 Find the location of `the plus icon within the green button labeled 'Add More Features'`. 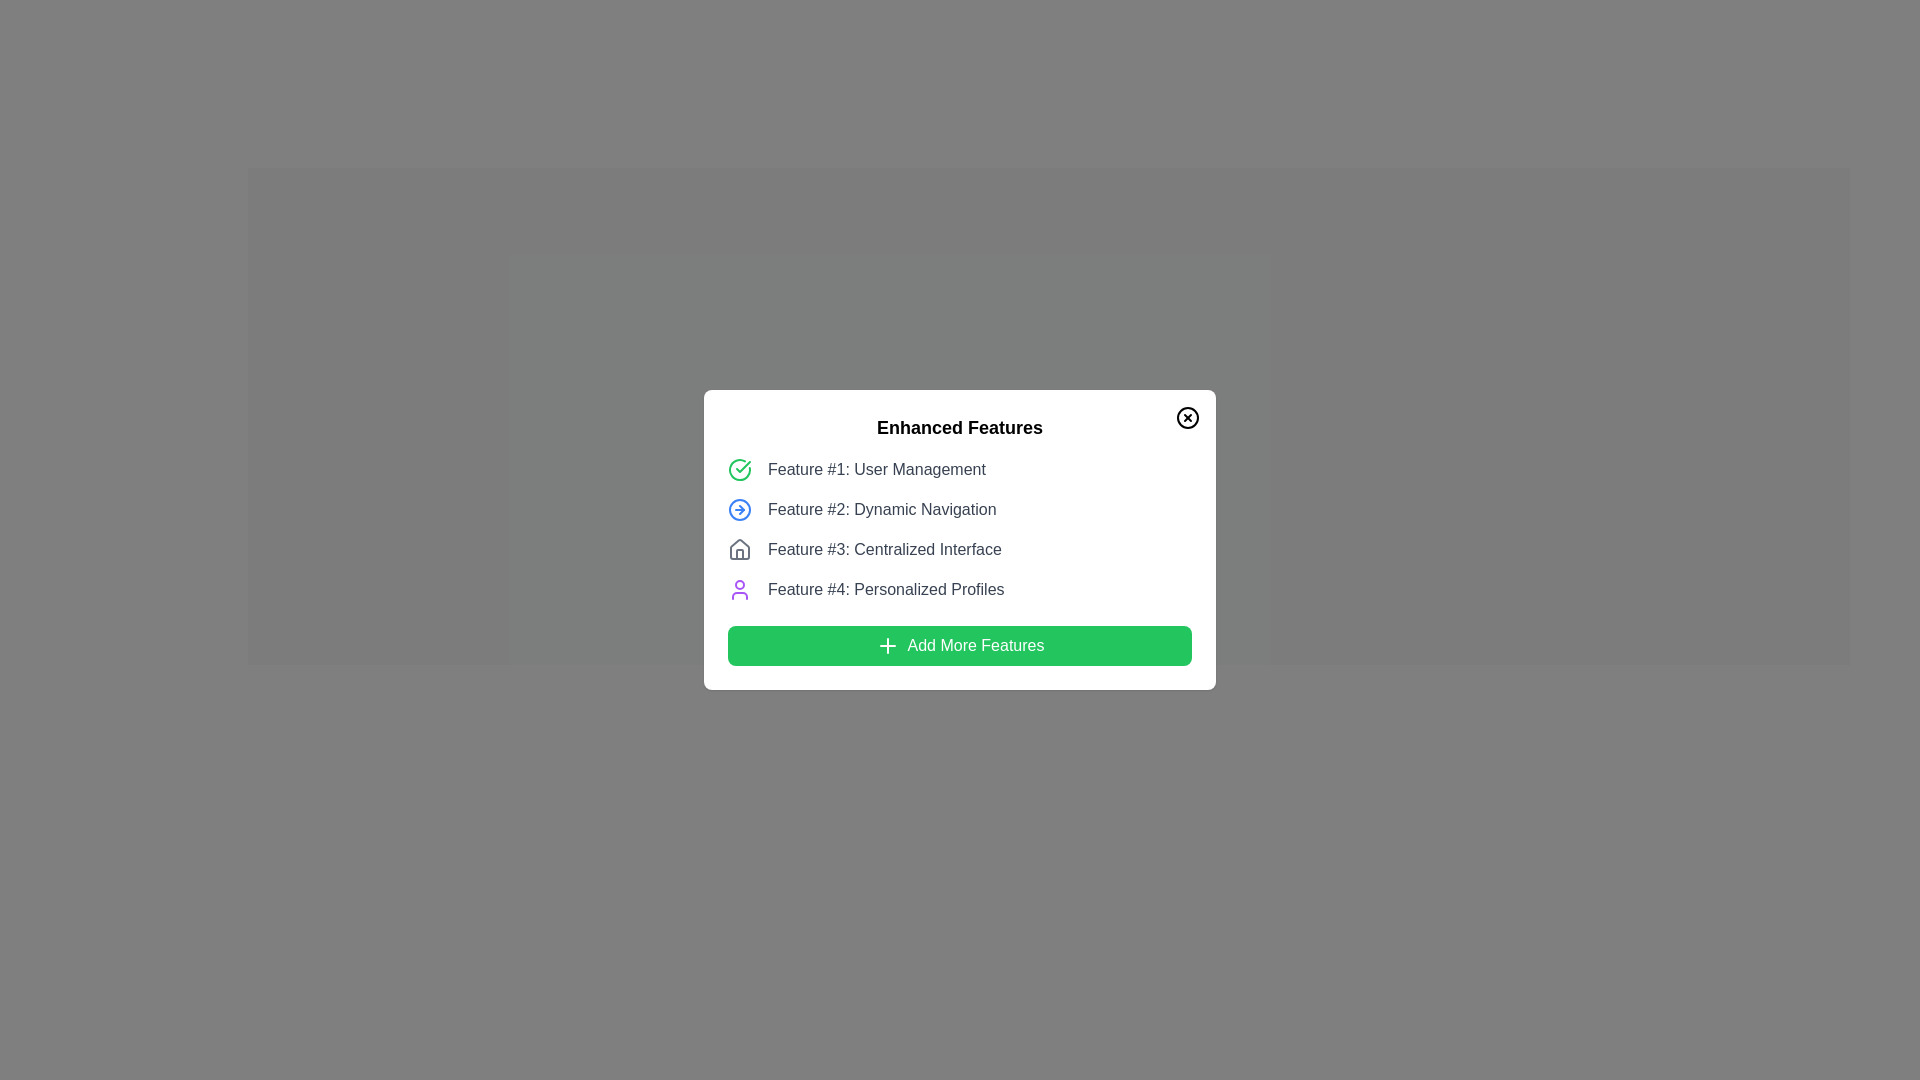

the plus icon within the green button labeled 'Add More Features' is located at coordinates (886, 645).